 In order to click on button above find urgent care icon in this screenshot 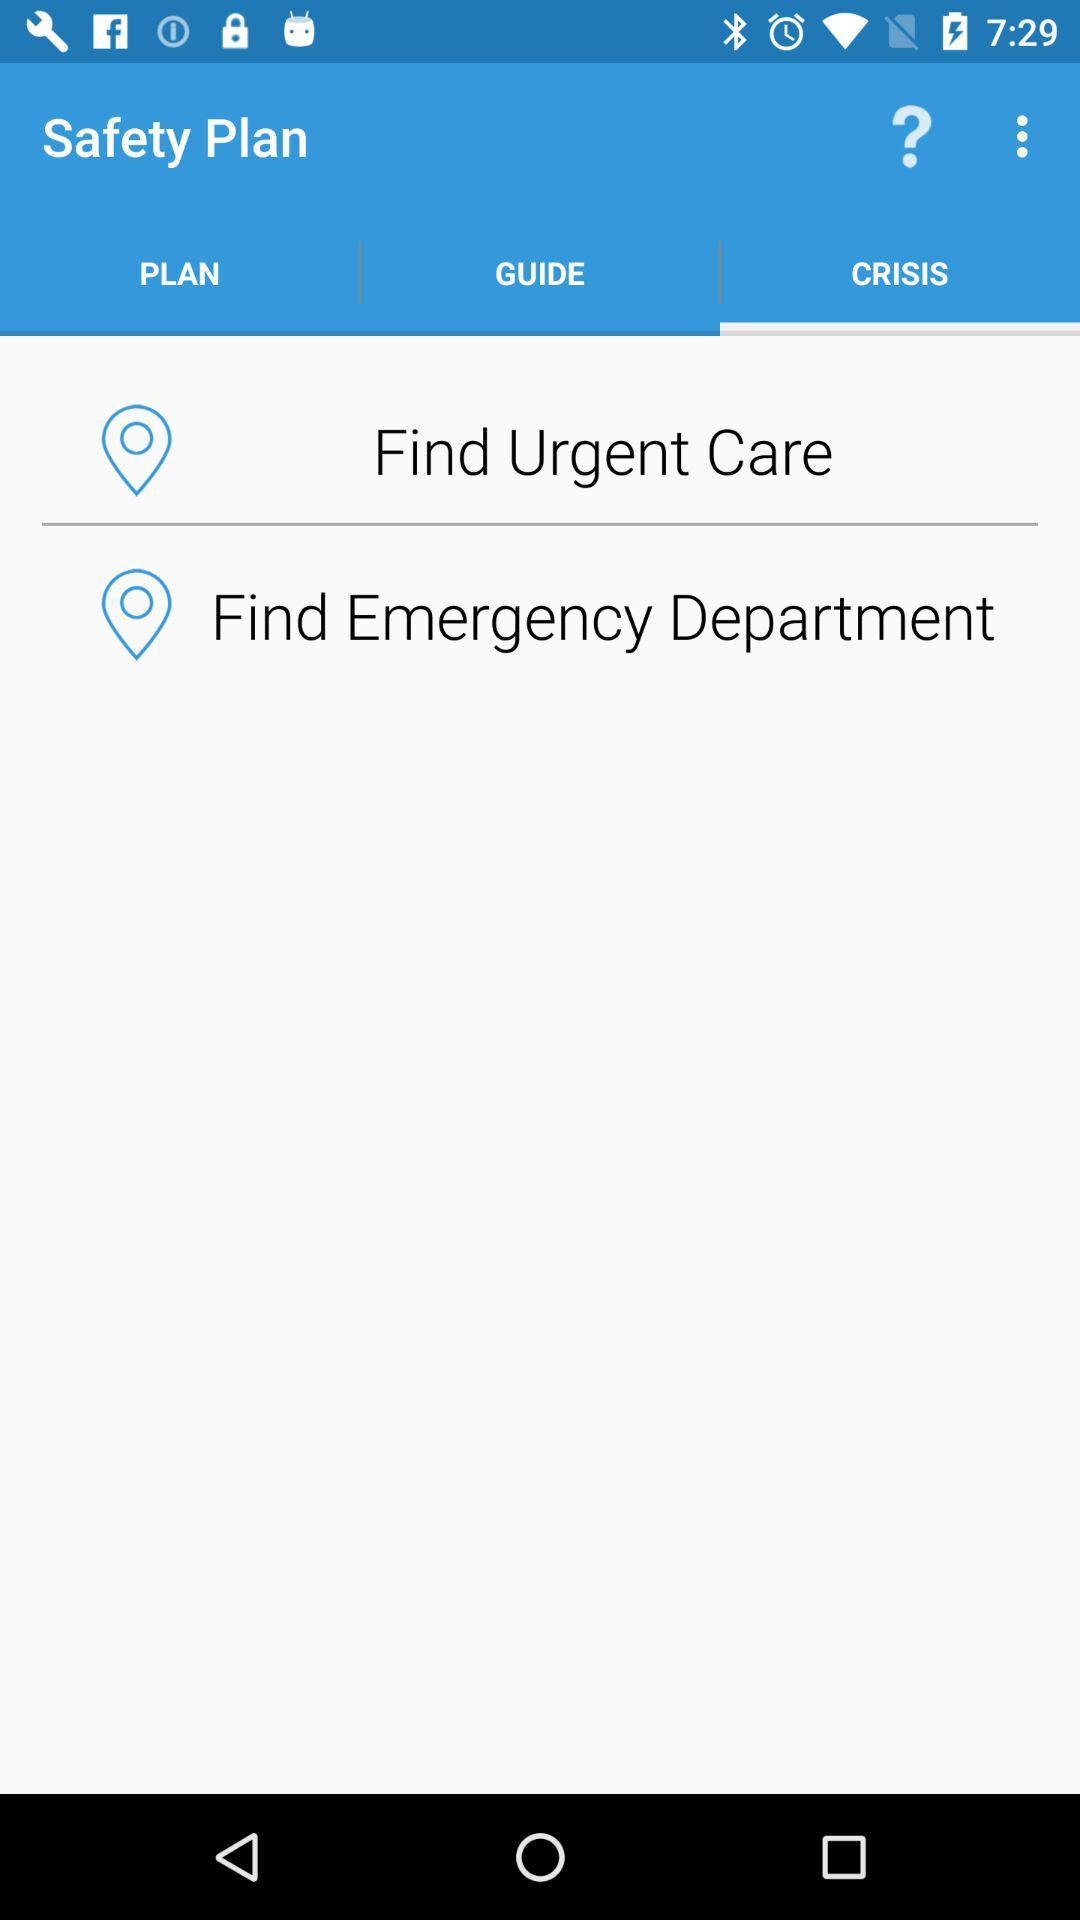, I will do `click(540, 272)`.